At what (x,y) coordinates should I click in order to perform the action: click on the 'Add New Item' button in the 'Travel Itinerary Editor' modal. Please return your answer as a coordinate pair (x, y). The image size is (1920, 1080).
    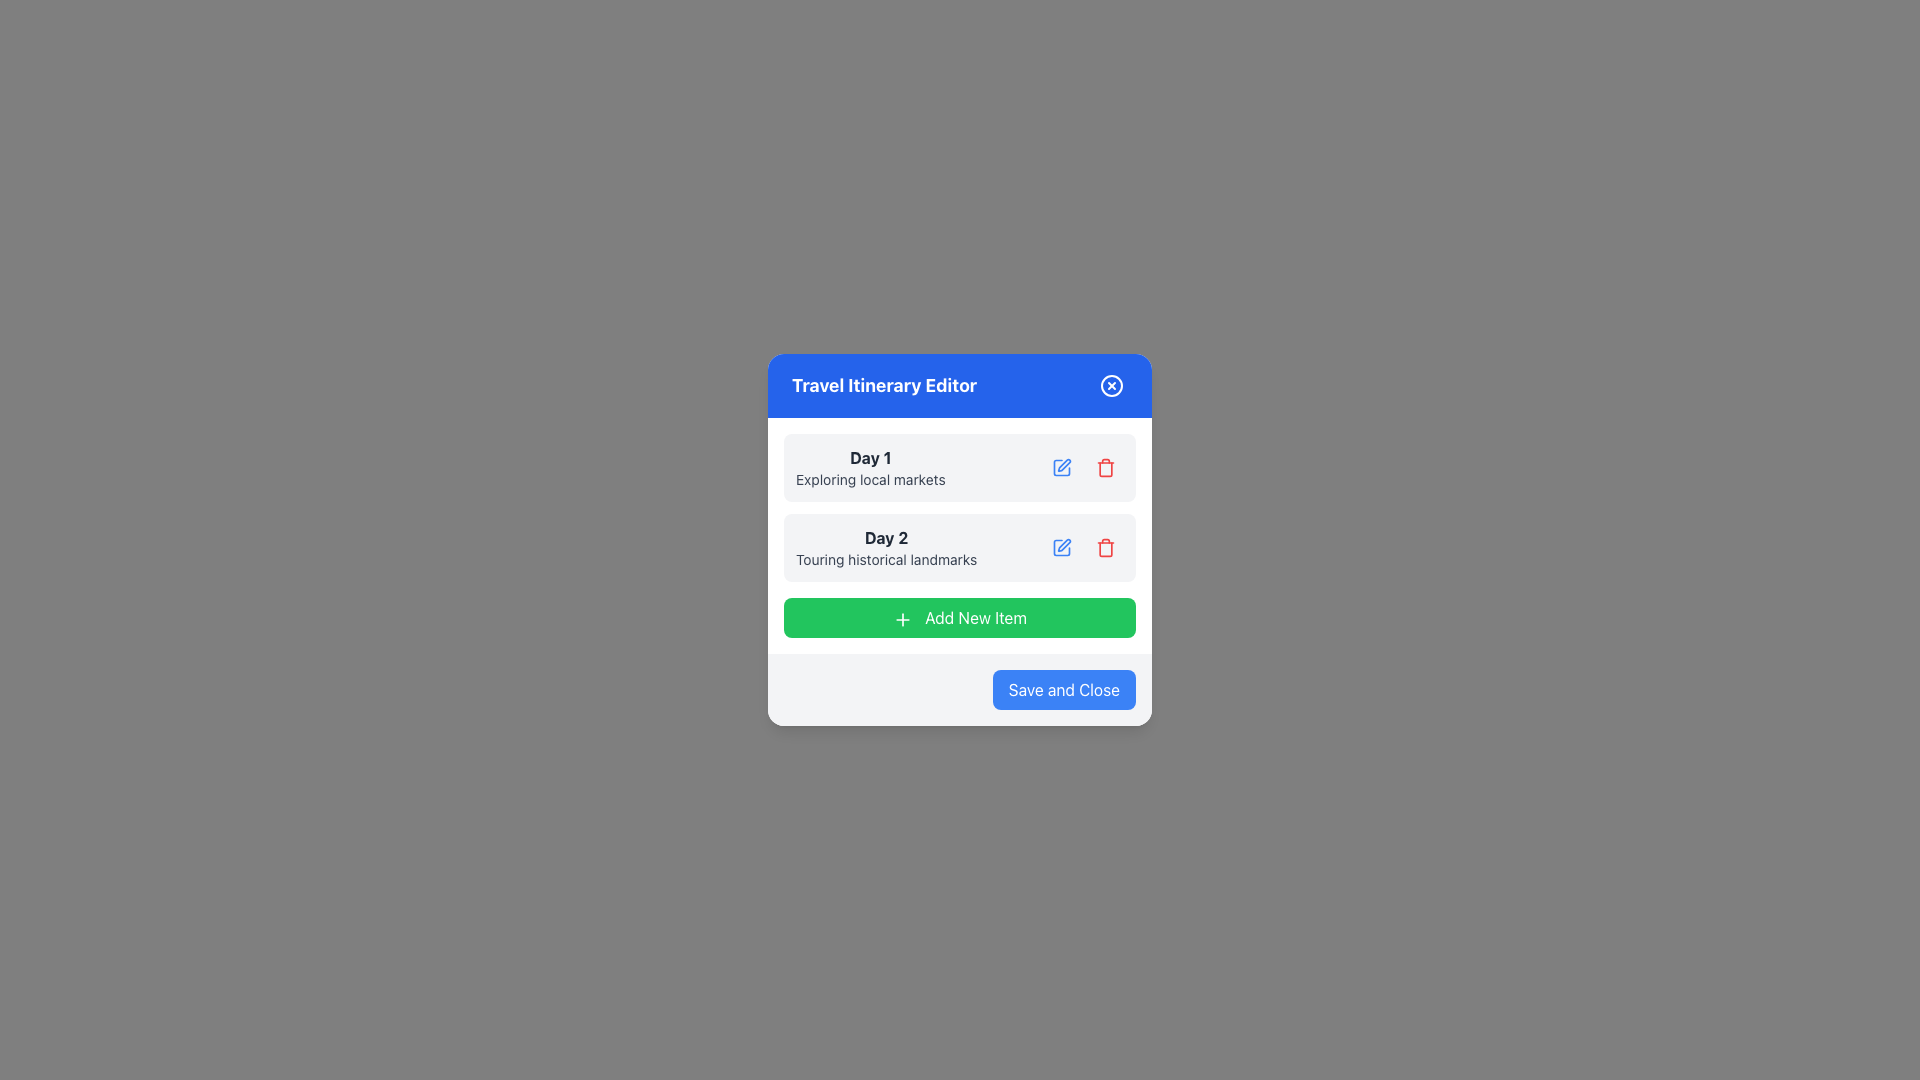
    Looking at the image, I should click on (901, 618).